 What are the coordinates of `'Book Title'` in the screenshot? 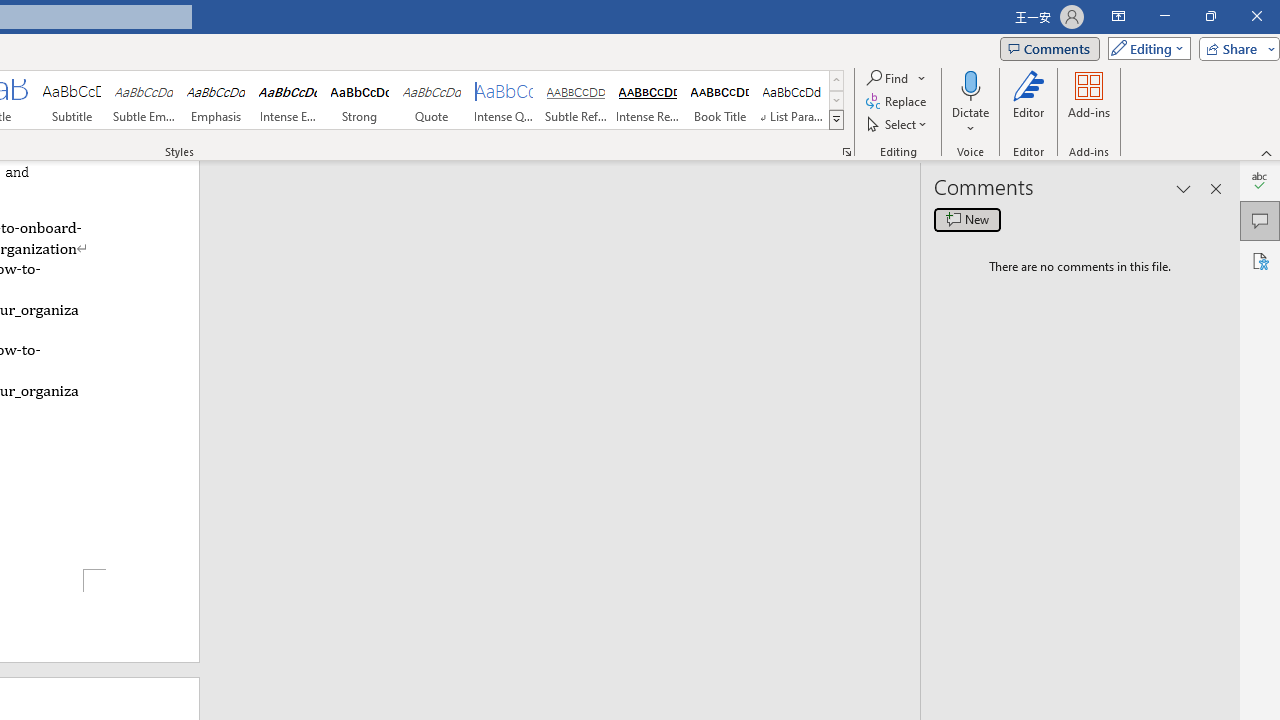 It's located at (720, 100).